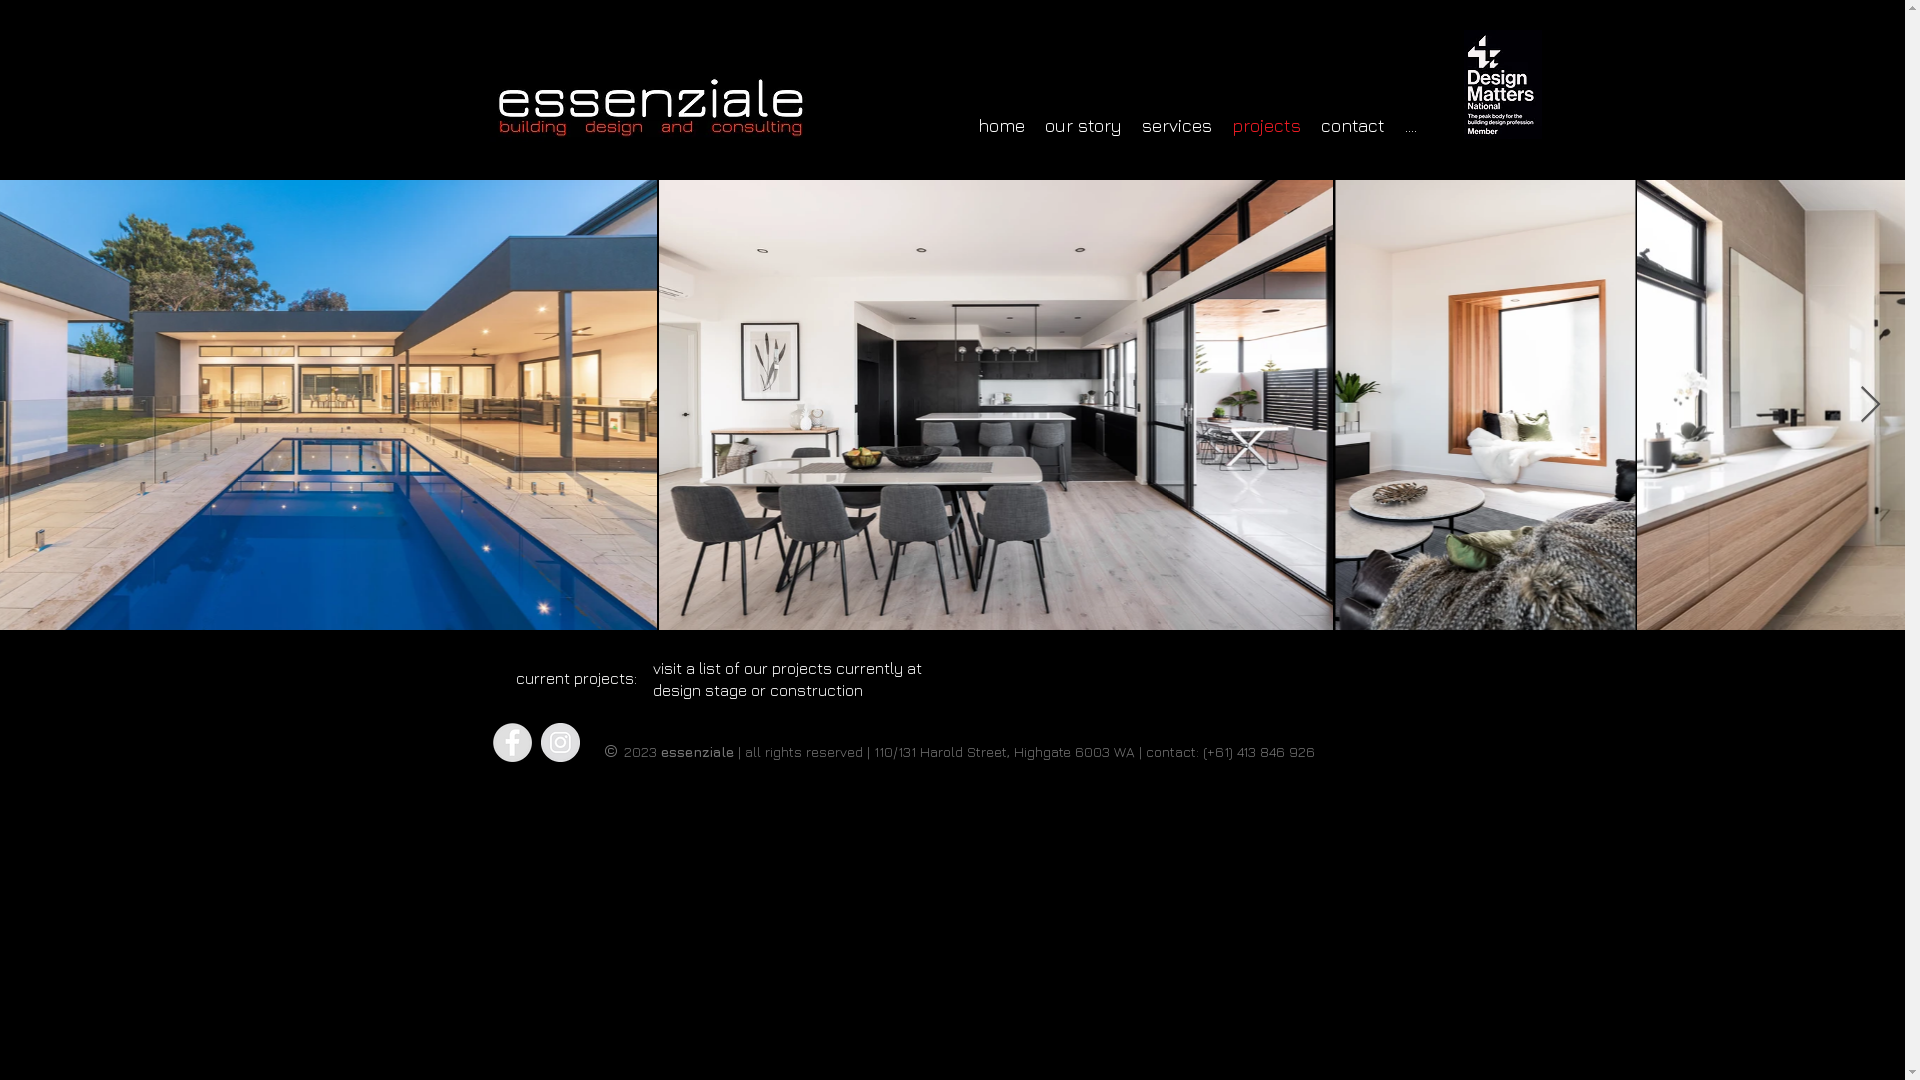 The width and height of the screenshot is (1920, 1080). What do you see at coordinates (1265, 126) in the screenshot?
I see `'projects'` at bounding box center [1265, 126].